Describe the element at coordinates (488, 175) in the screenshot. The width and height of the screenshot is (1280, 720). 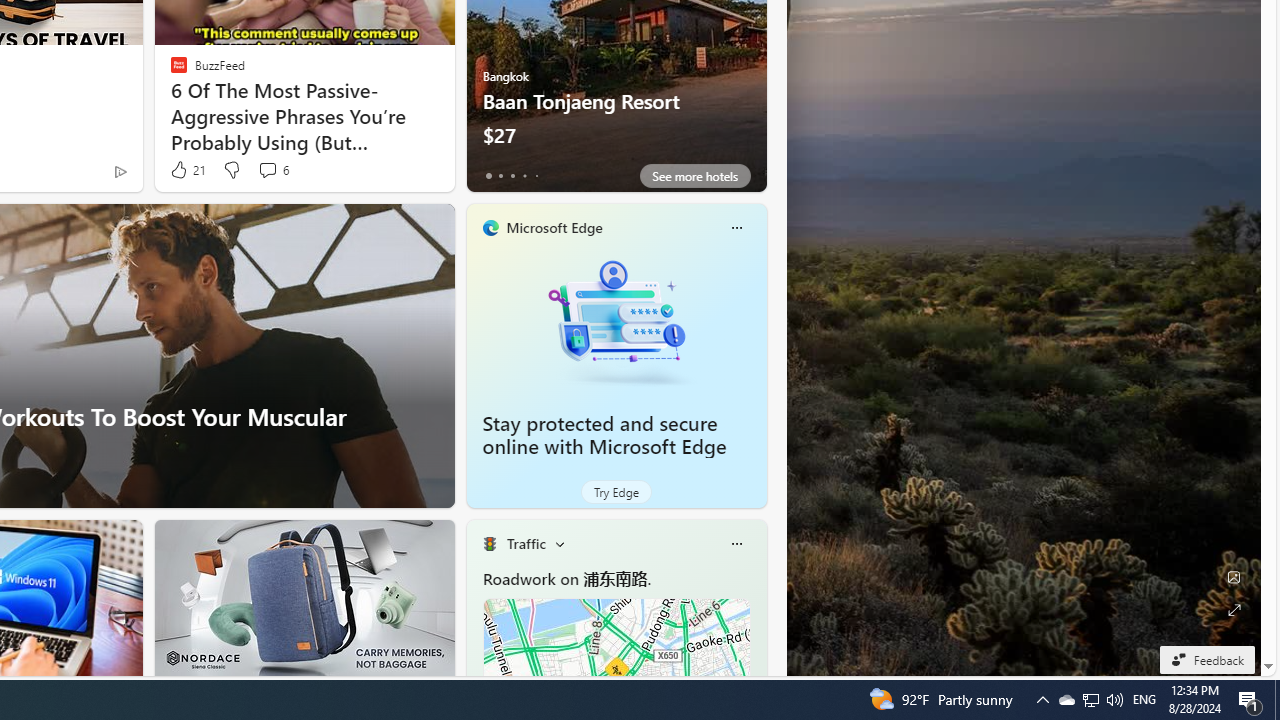
I see `'tab-0'` at that location.